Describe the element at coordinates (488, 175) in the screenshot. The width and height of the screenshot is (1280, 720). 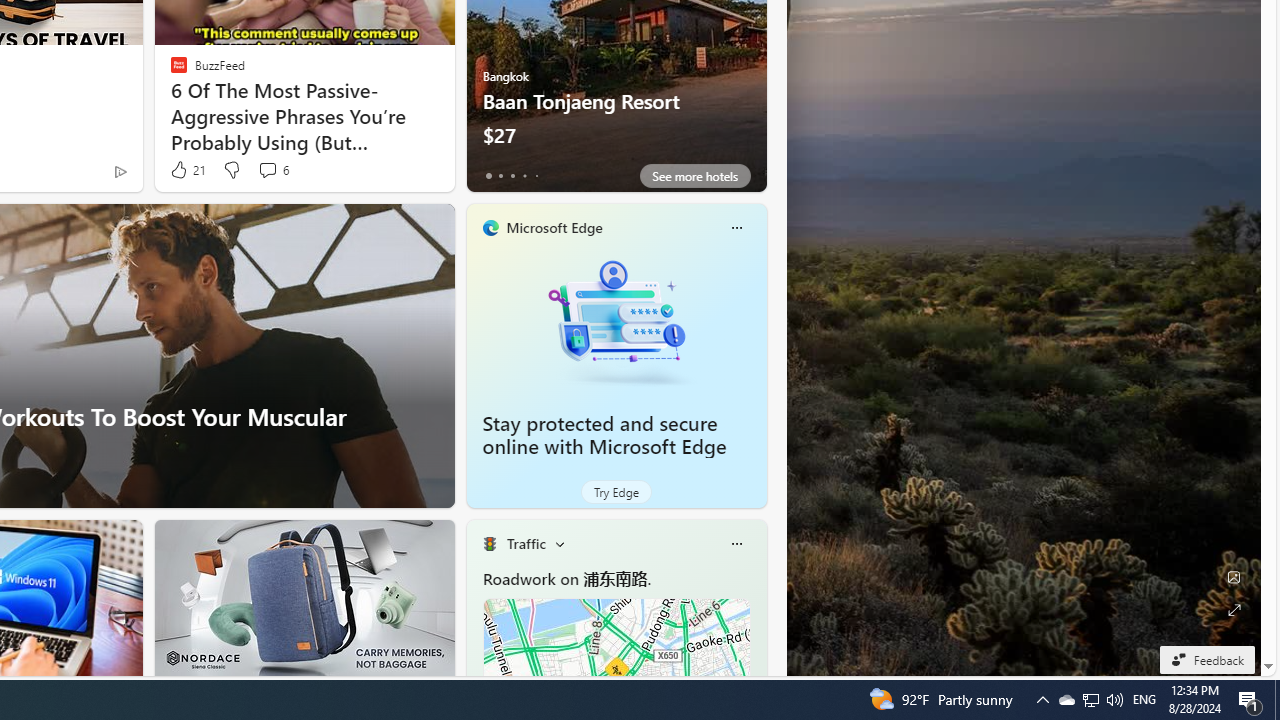
I see `'tab-0'` at that location.